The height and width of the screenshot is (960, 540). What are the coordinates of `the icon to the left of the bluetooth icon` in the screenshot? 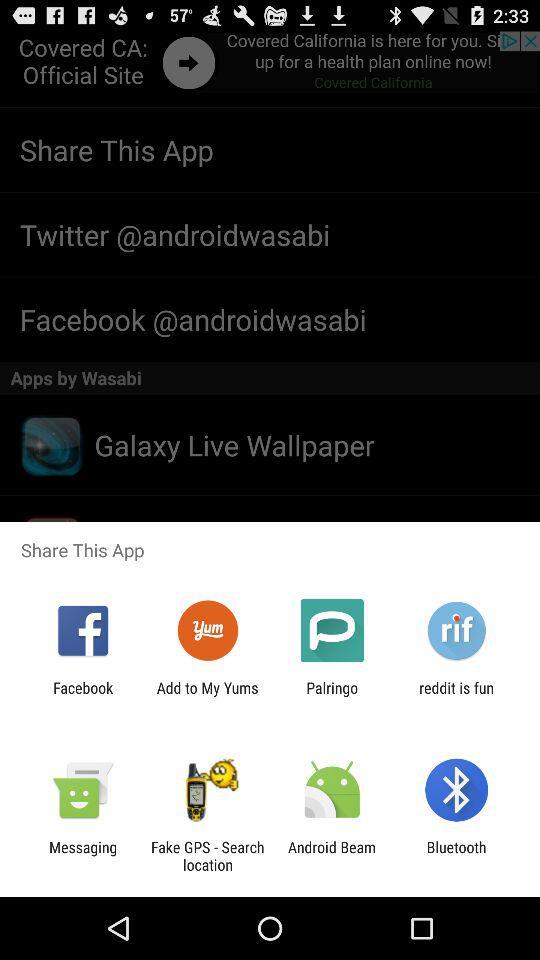 It's located at (332, 855).